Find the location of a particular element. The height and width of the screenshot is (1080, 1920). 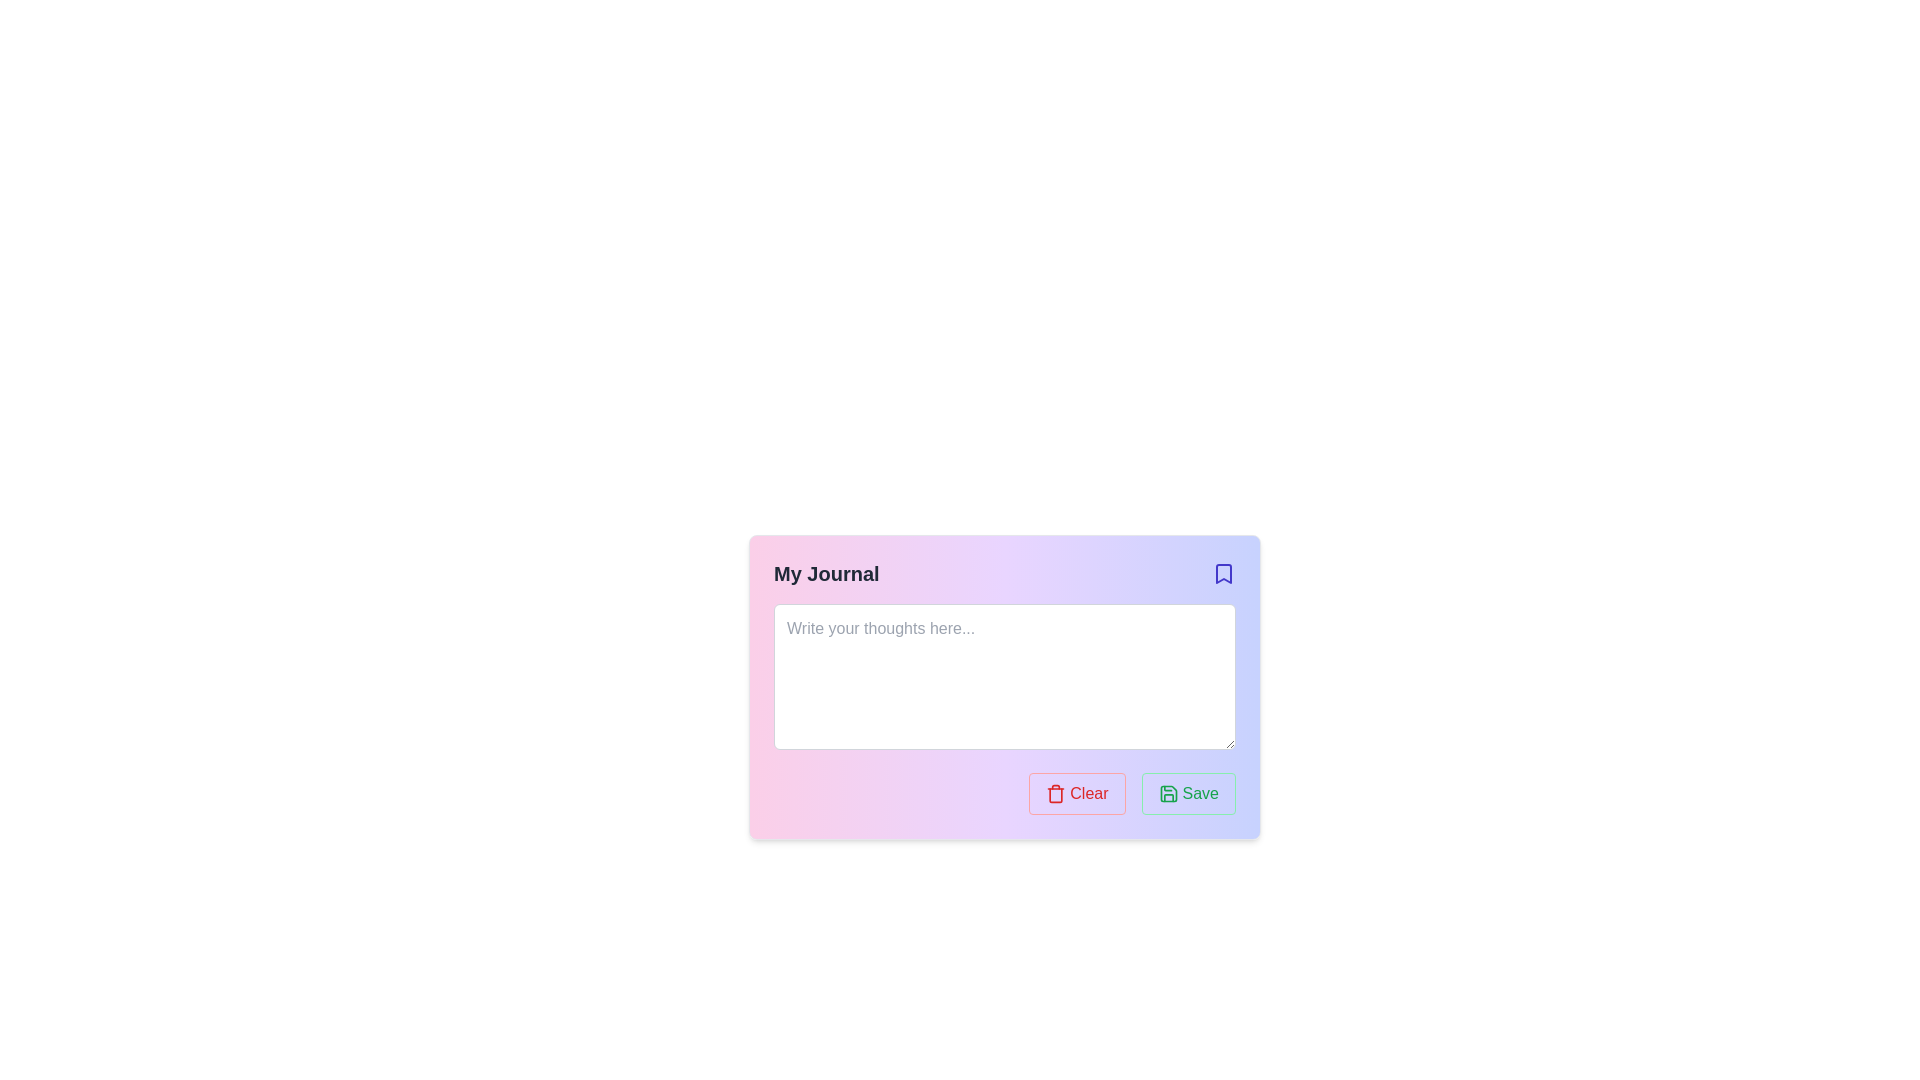

the 'Save' button icon located at the bottom-right corner of the card is located at coordinates (1168, 793).